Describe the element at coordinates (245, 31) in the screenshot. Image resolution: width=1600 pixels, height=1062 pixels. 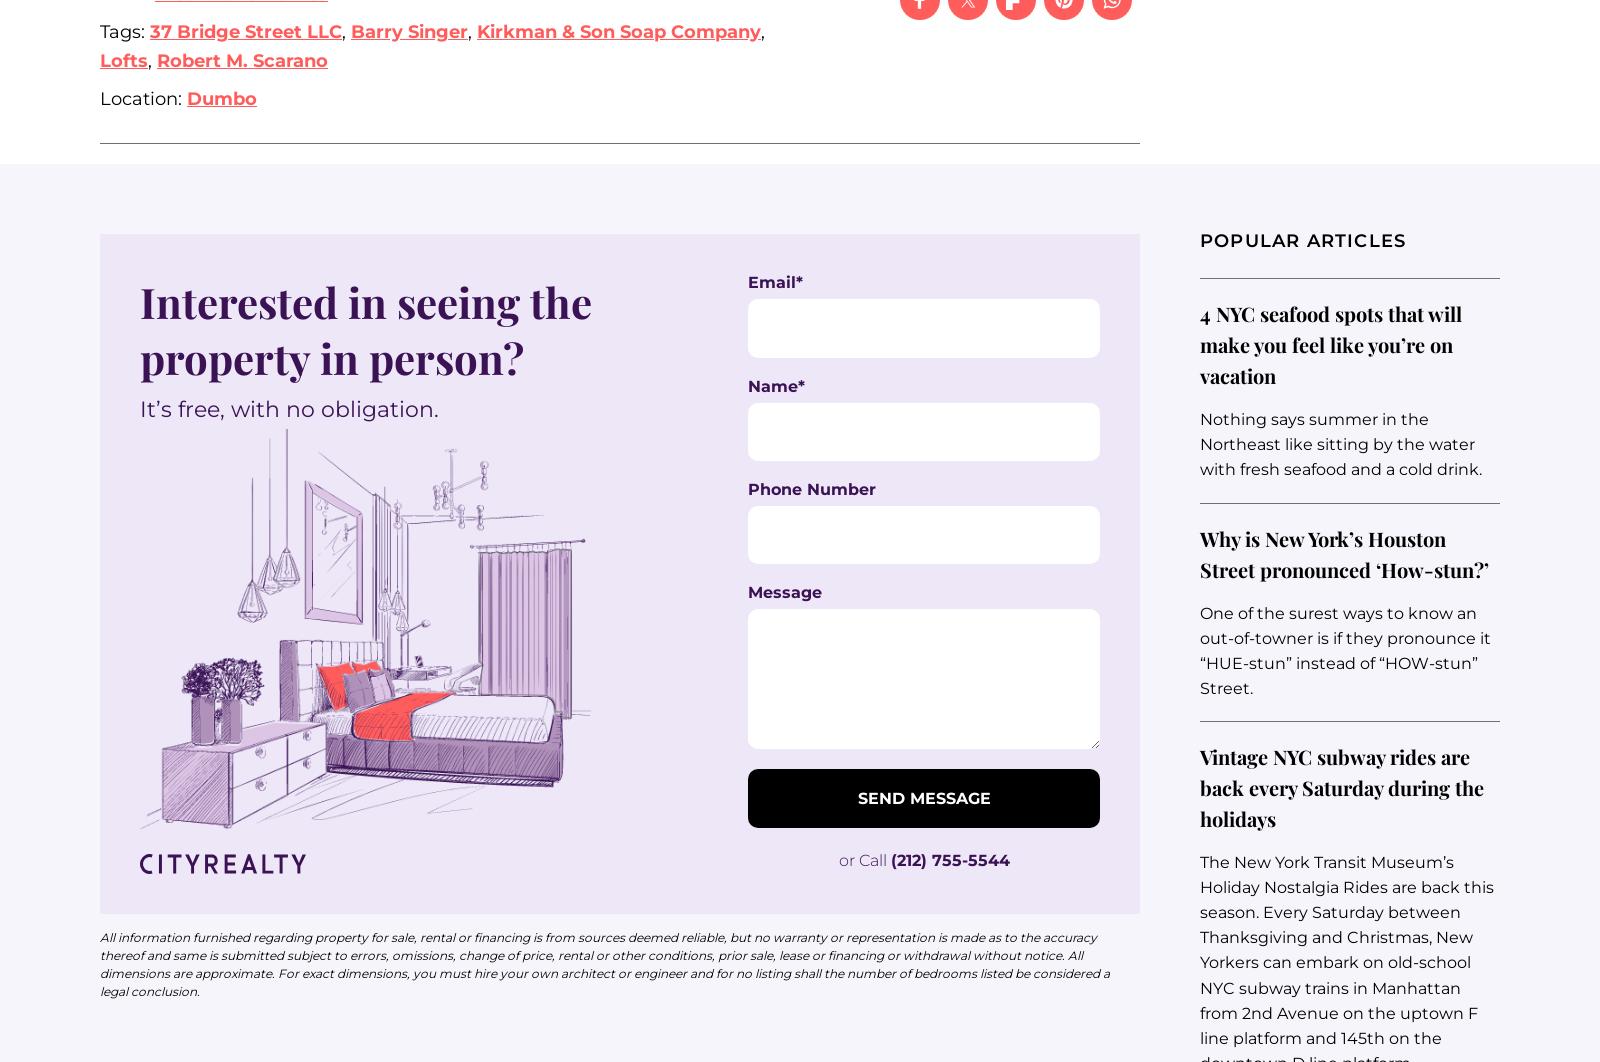
I see `'37 Bridge Street LLC'` at that location.